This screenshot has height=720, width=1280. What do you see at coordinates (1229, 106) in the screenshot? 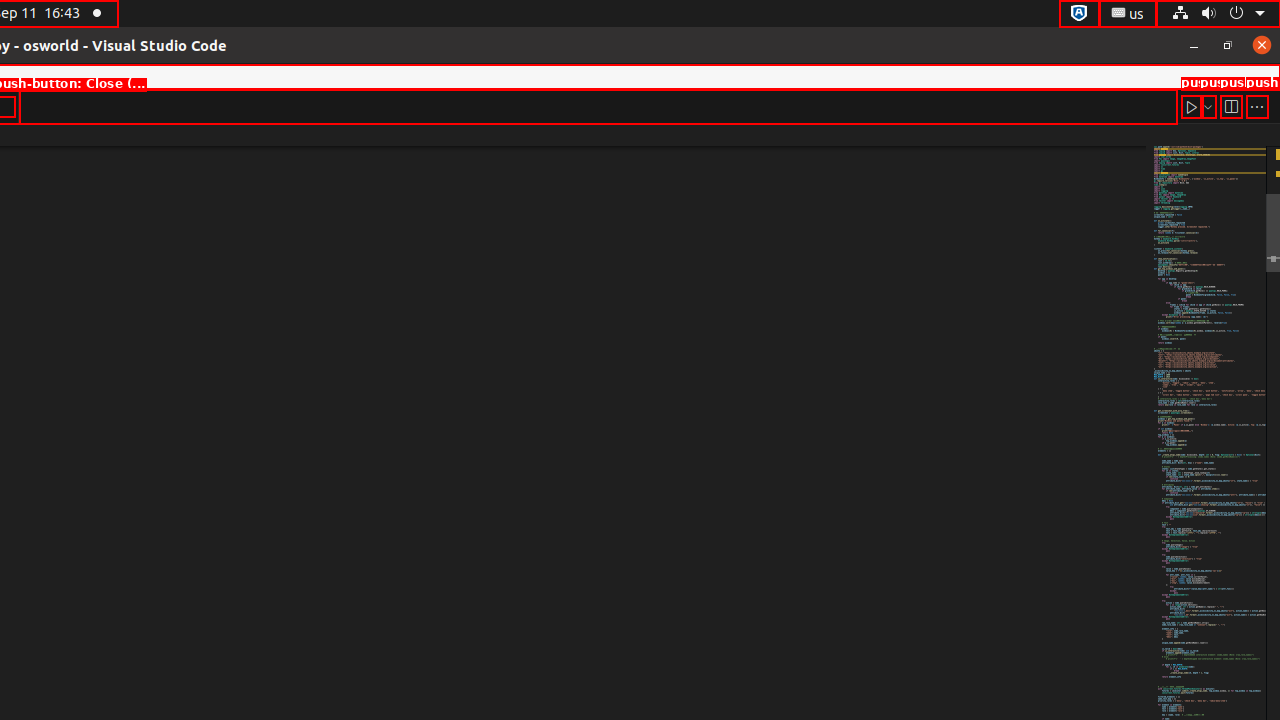
I see `'Split Editor Right (Ctrl+\) [Alt] Split Editor Down'` at bounding box center [1229, 106].